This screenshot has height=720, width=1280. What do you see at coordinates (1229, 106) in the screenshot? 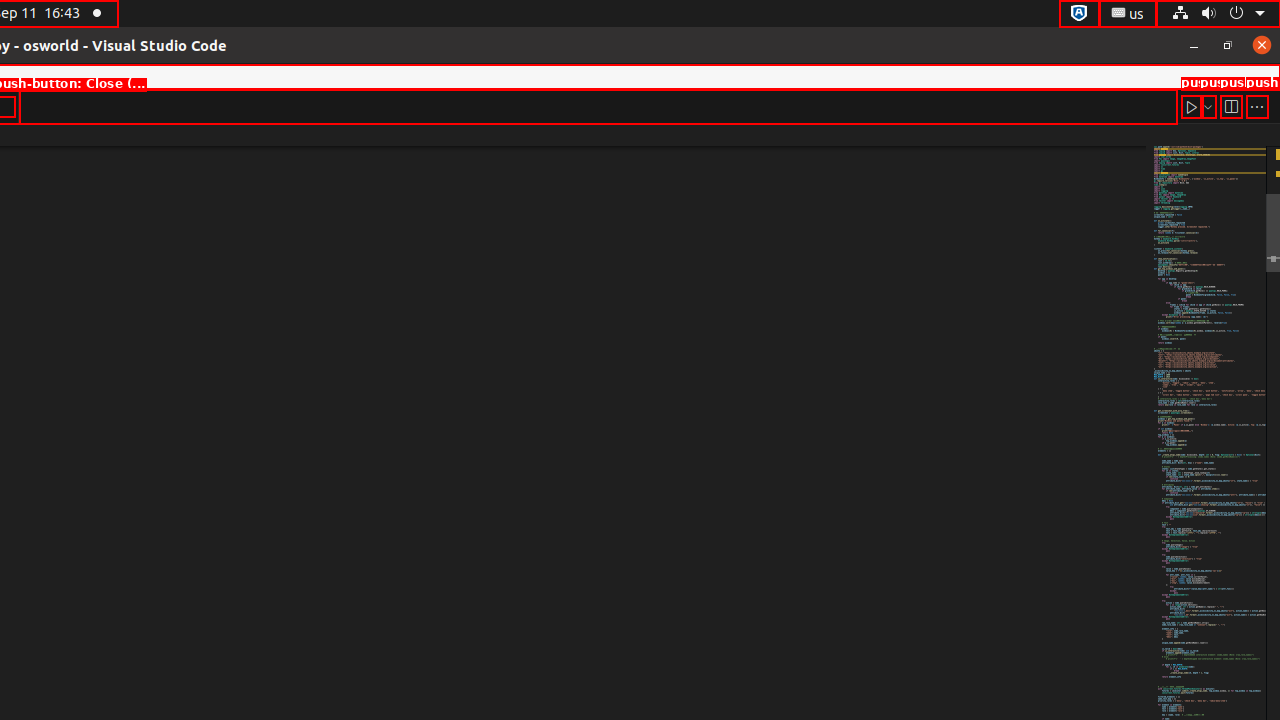
I see `'Split Editor Right (Ctrl+\) [Alt] Split Editor Down'` at bounding box center [1229, 106].